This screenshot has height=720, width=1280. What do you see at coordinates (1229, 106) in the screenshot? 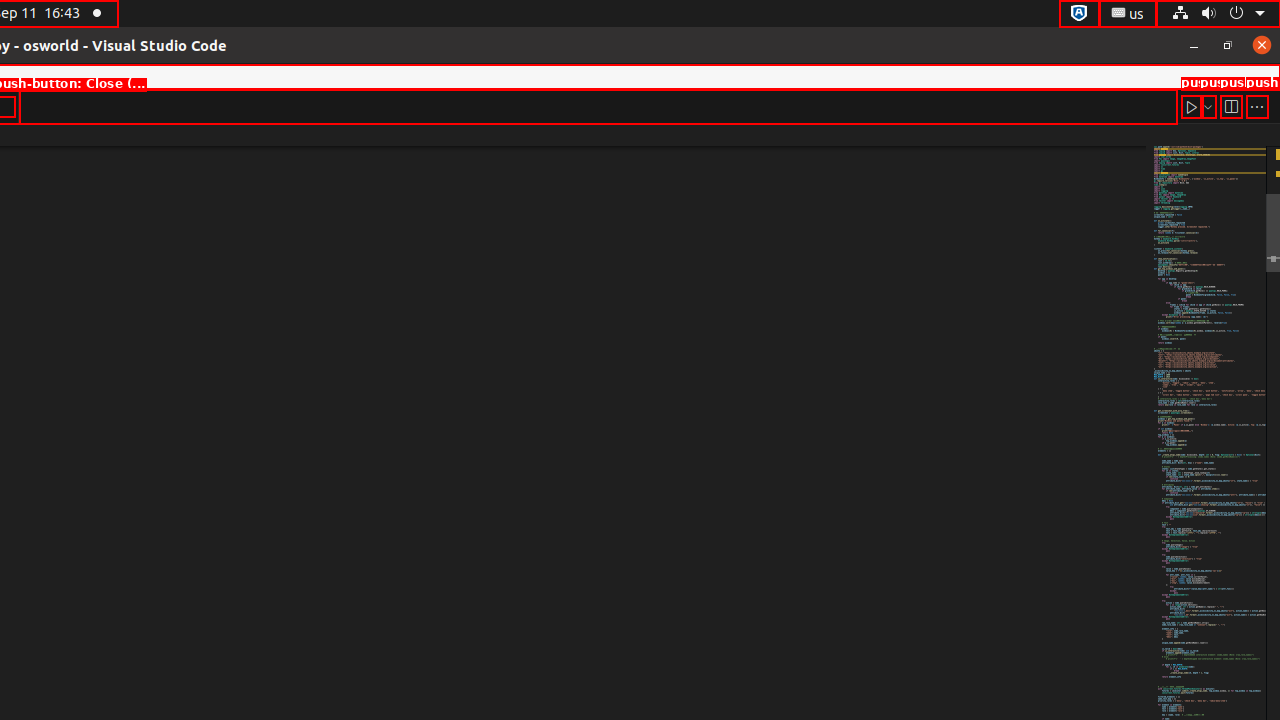
I see `'Split Editor Right (Ctrl+\) [Alt] Split Editor Down'` at bounding box center [1229, 106].